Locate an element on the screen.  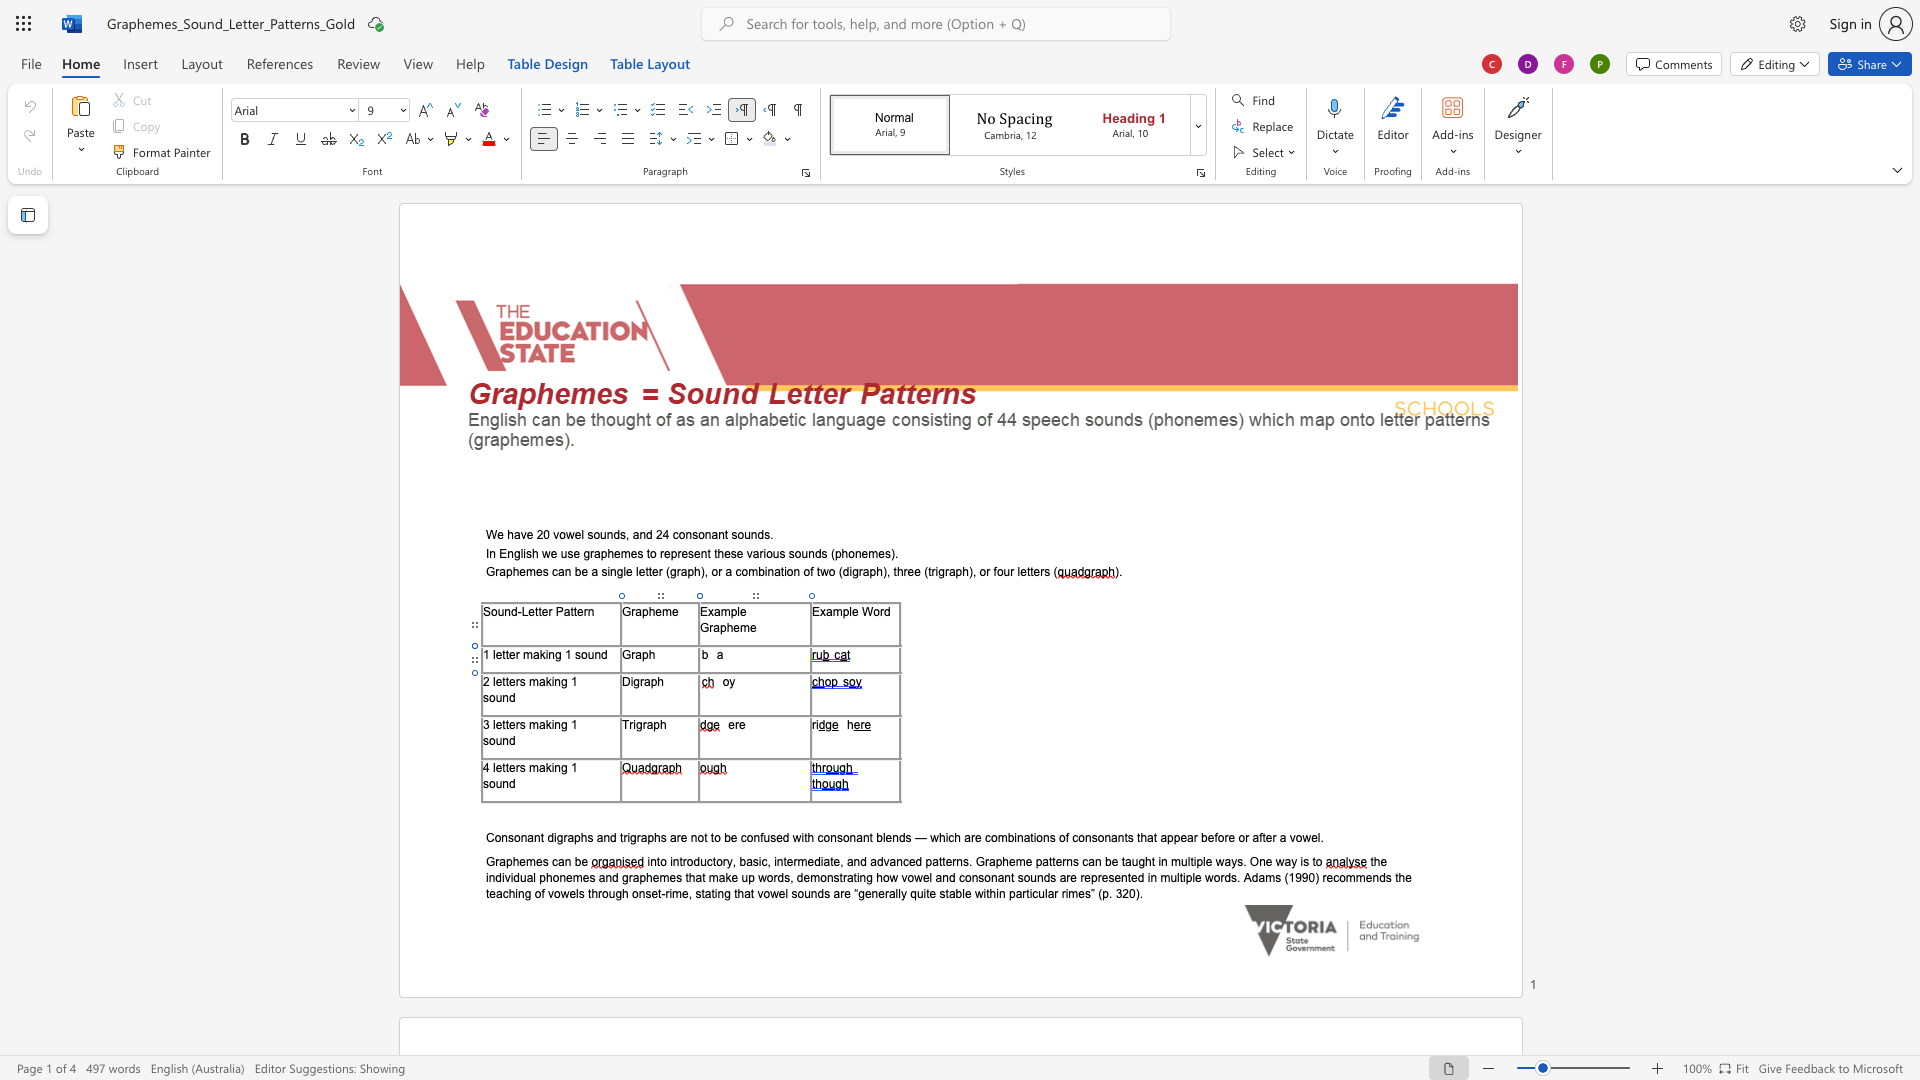
the 1th character "i" in the text is located at coordinates (552, 680).